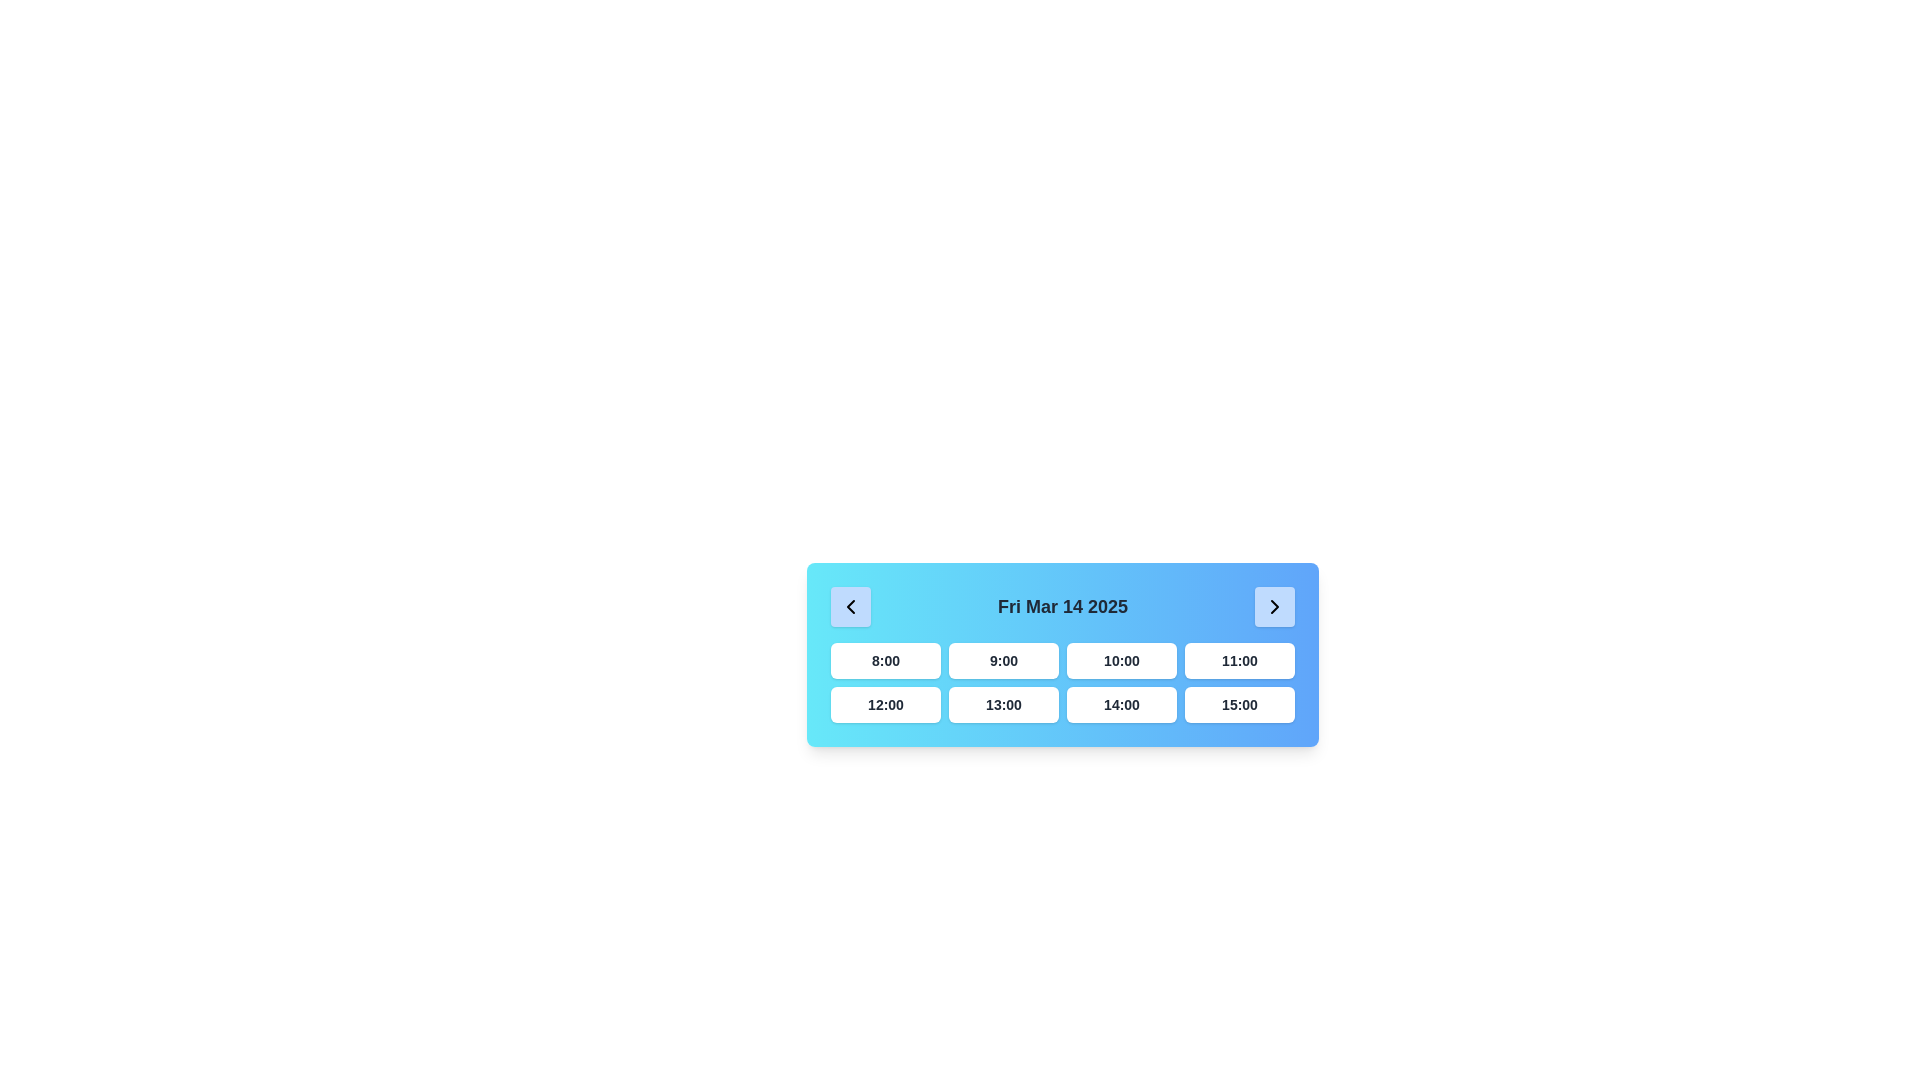 This screenshot has height=1080, width=1920. Describe the element at coordinates (885, 704) in the screenshot. I see `the button labeled '12:00', which is a white rectangular button with rounded corners and shadow, located in the second row and first column of a 2x4 grid` at that location.